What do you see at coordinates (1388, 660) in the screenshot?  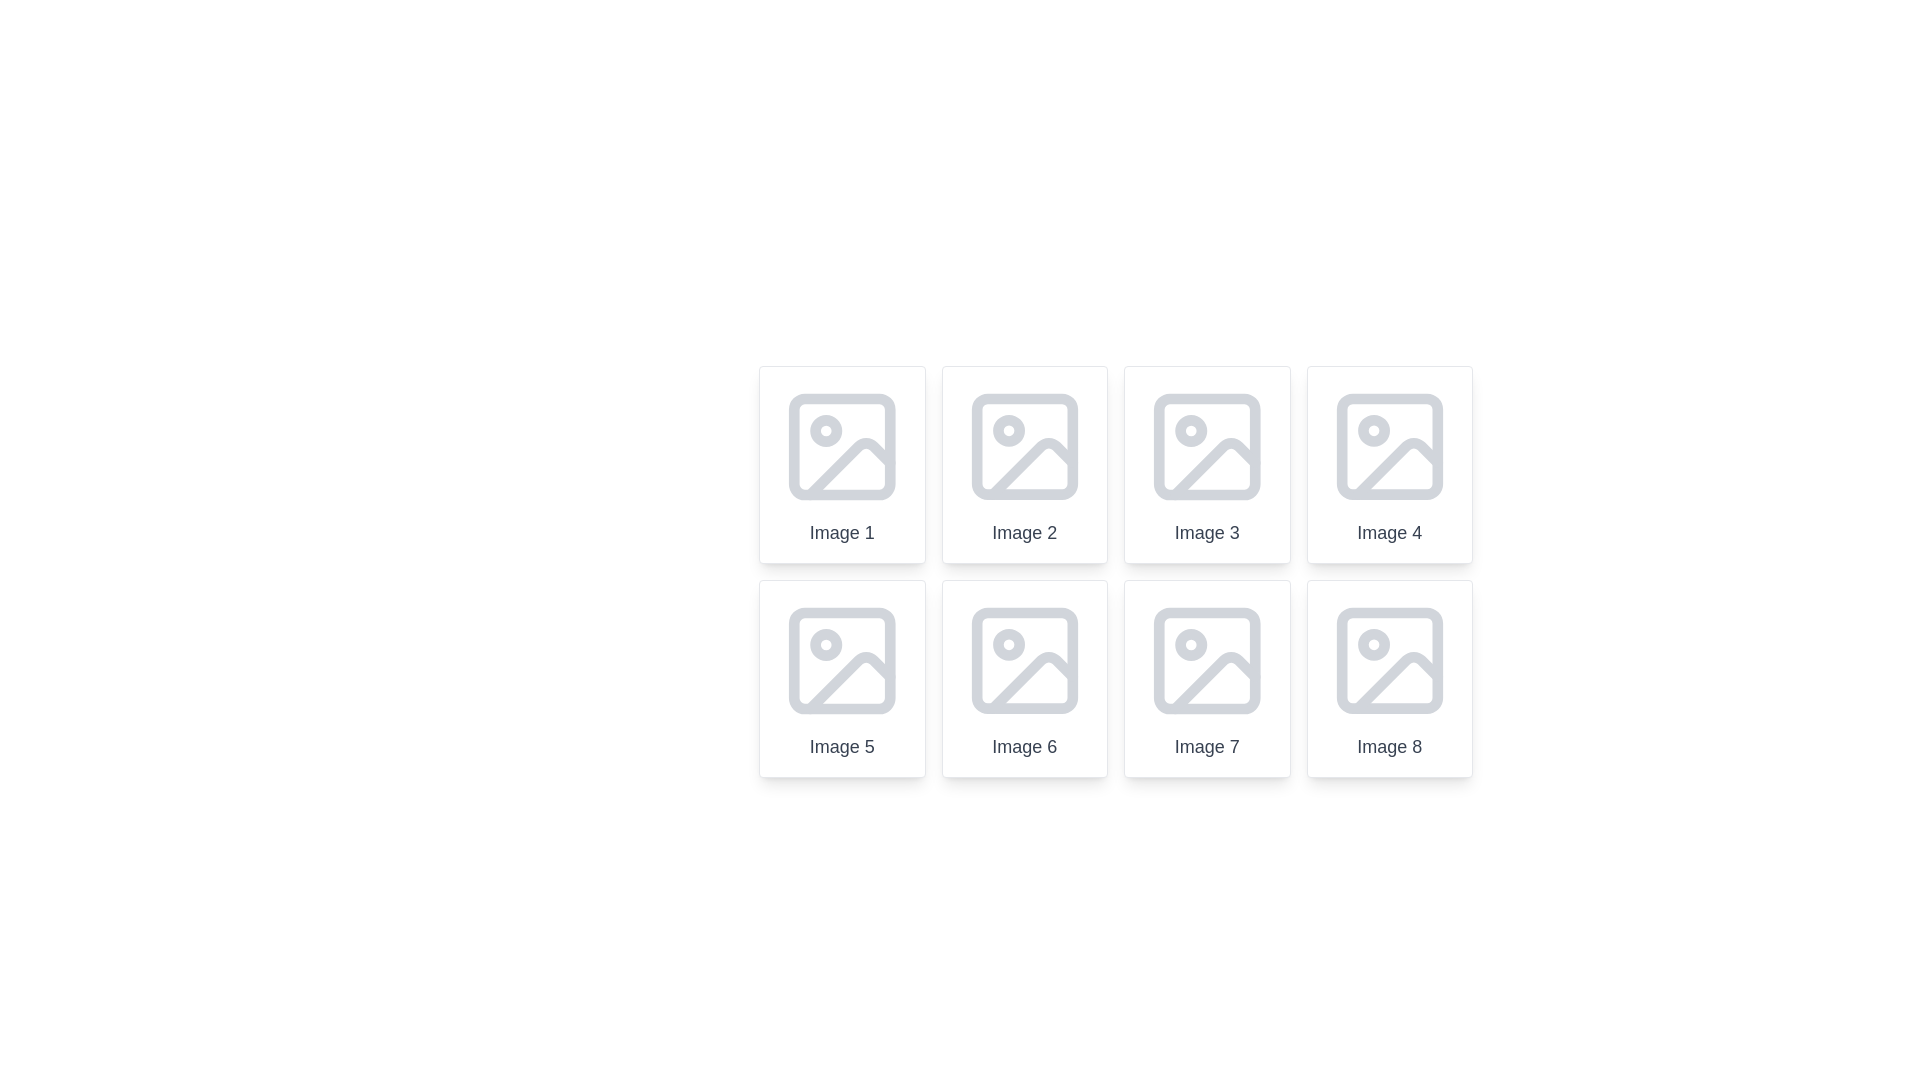 I see `the gray icon resembling an image placeholder located in the card labeled 'Image 8', specifically in the second row, fourth column of a 2x4 grid` at bounding box center [1388, 660].